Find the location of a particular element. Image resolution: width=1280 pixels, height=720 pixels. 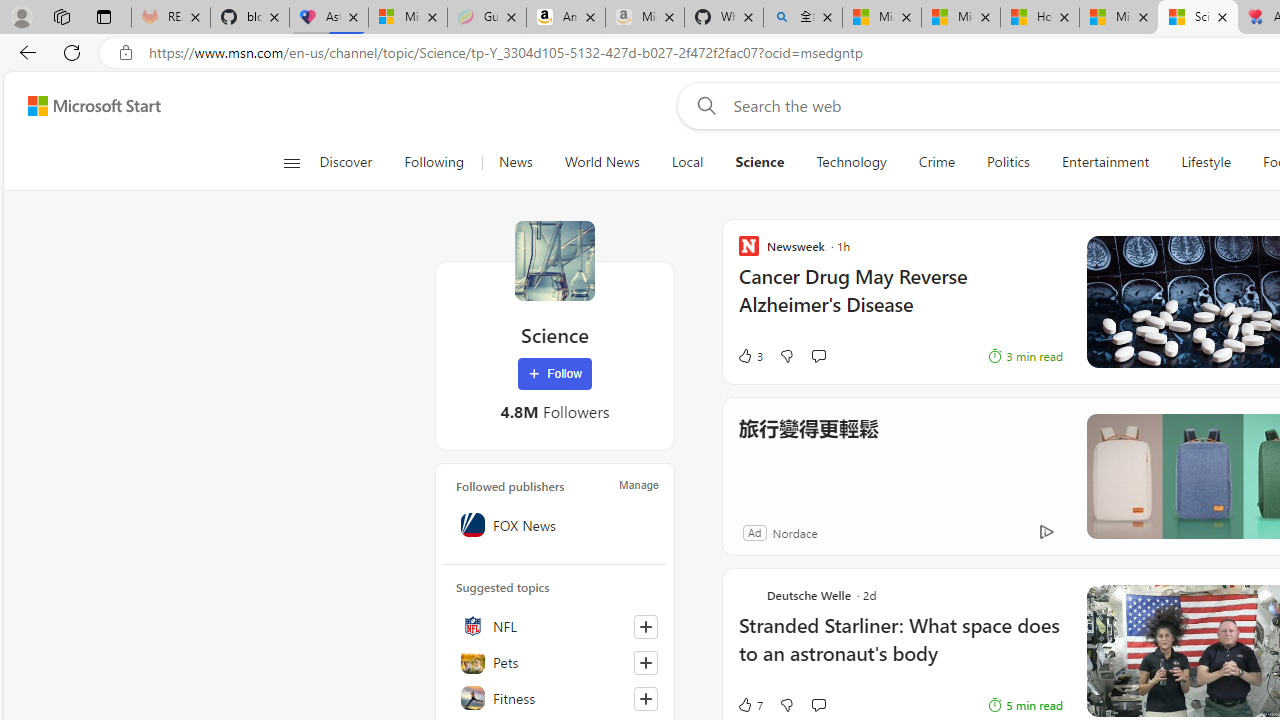

'Lifestyle' is located at coordinates (1205, 162).